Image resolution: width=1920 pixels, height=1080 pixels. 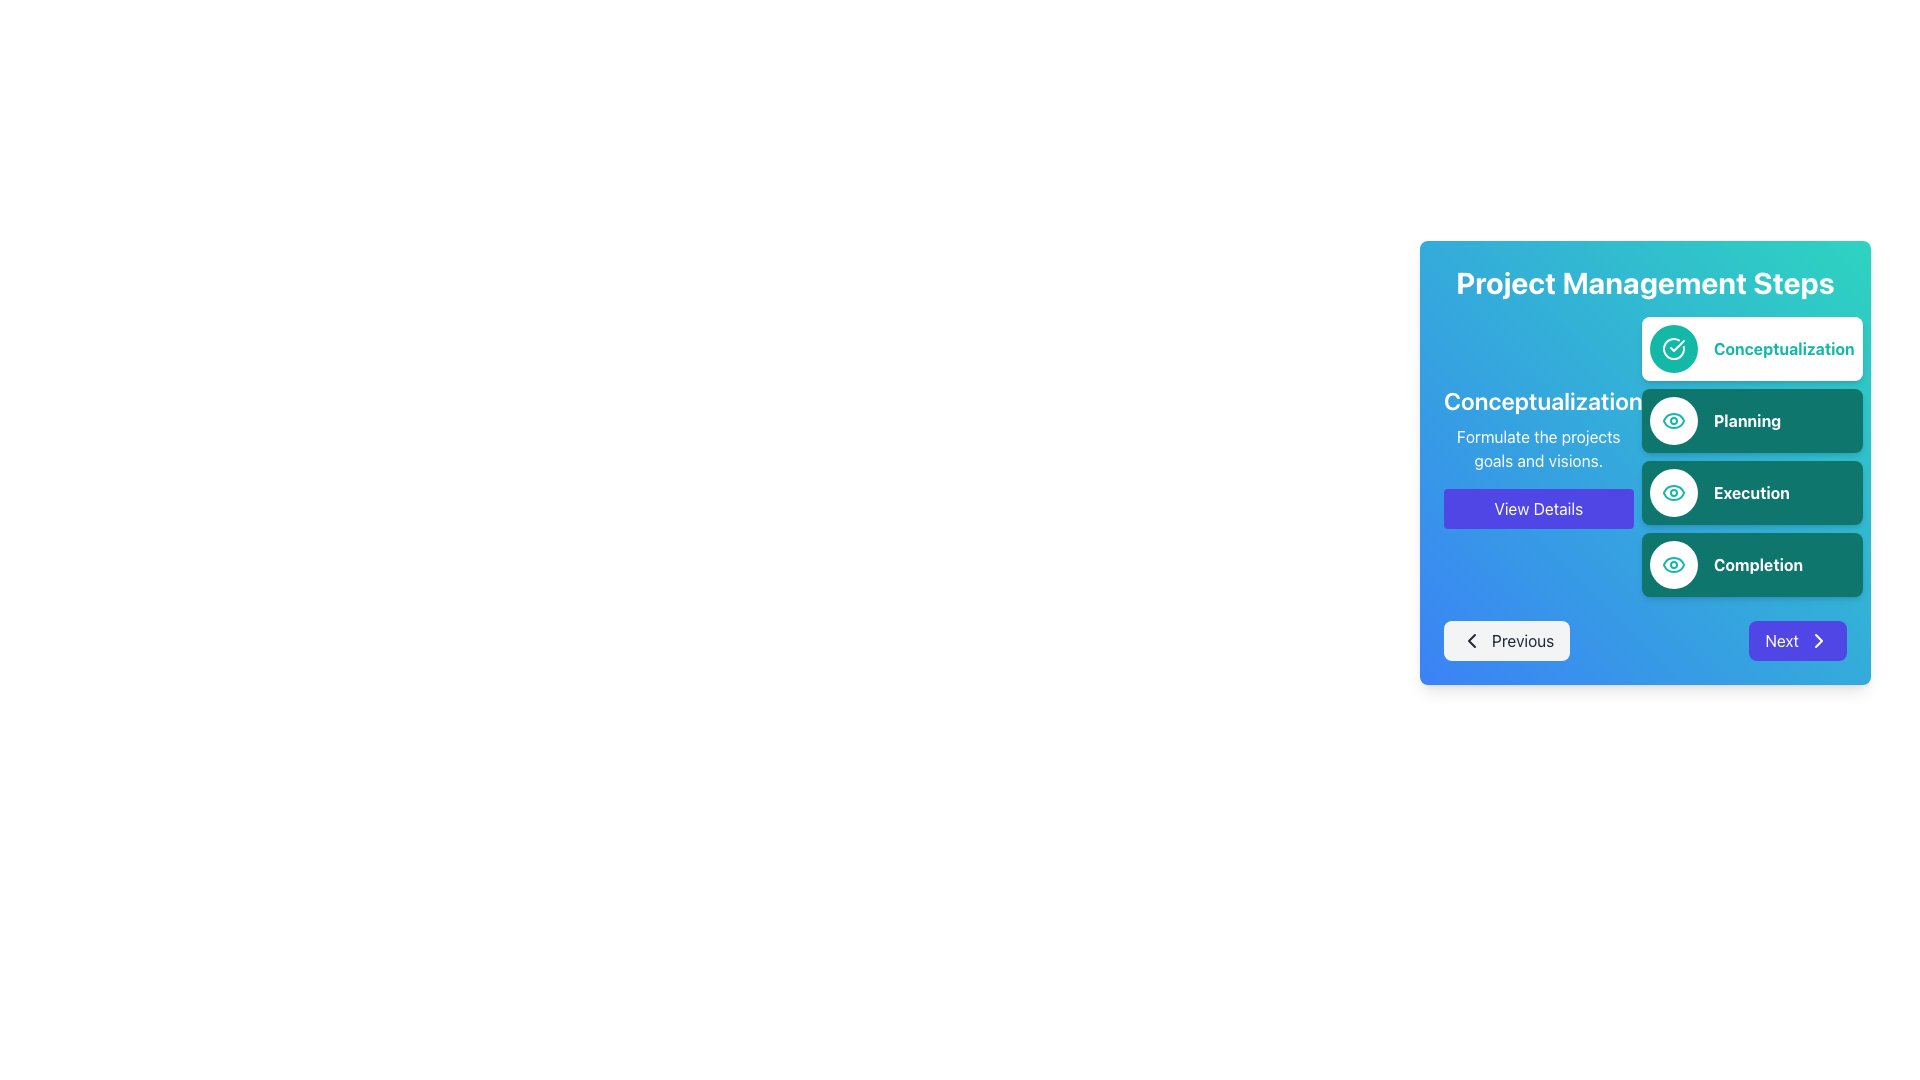 I want to click on icon that serves as a visual indicator for accessing details related to the 'Execution' step in the project management process, so click(x=1673, y=419).